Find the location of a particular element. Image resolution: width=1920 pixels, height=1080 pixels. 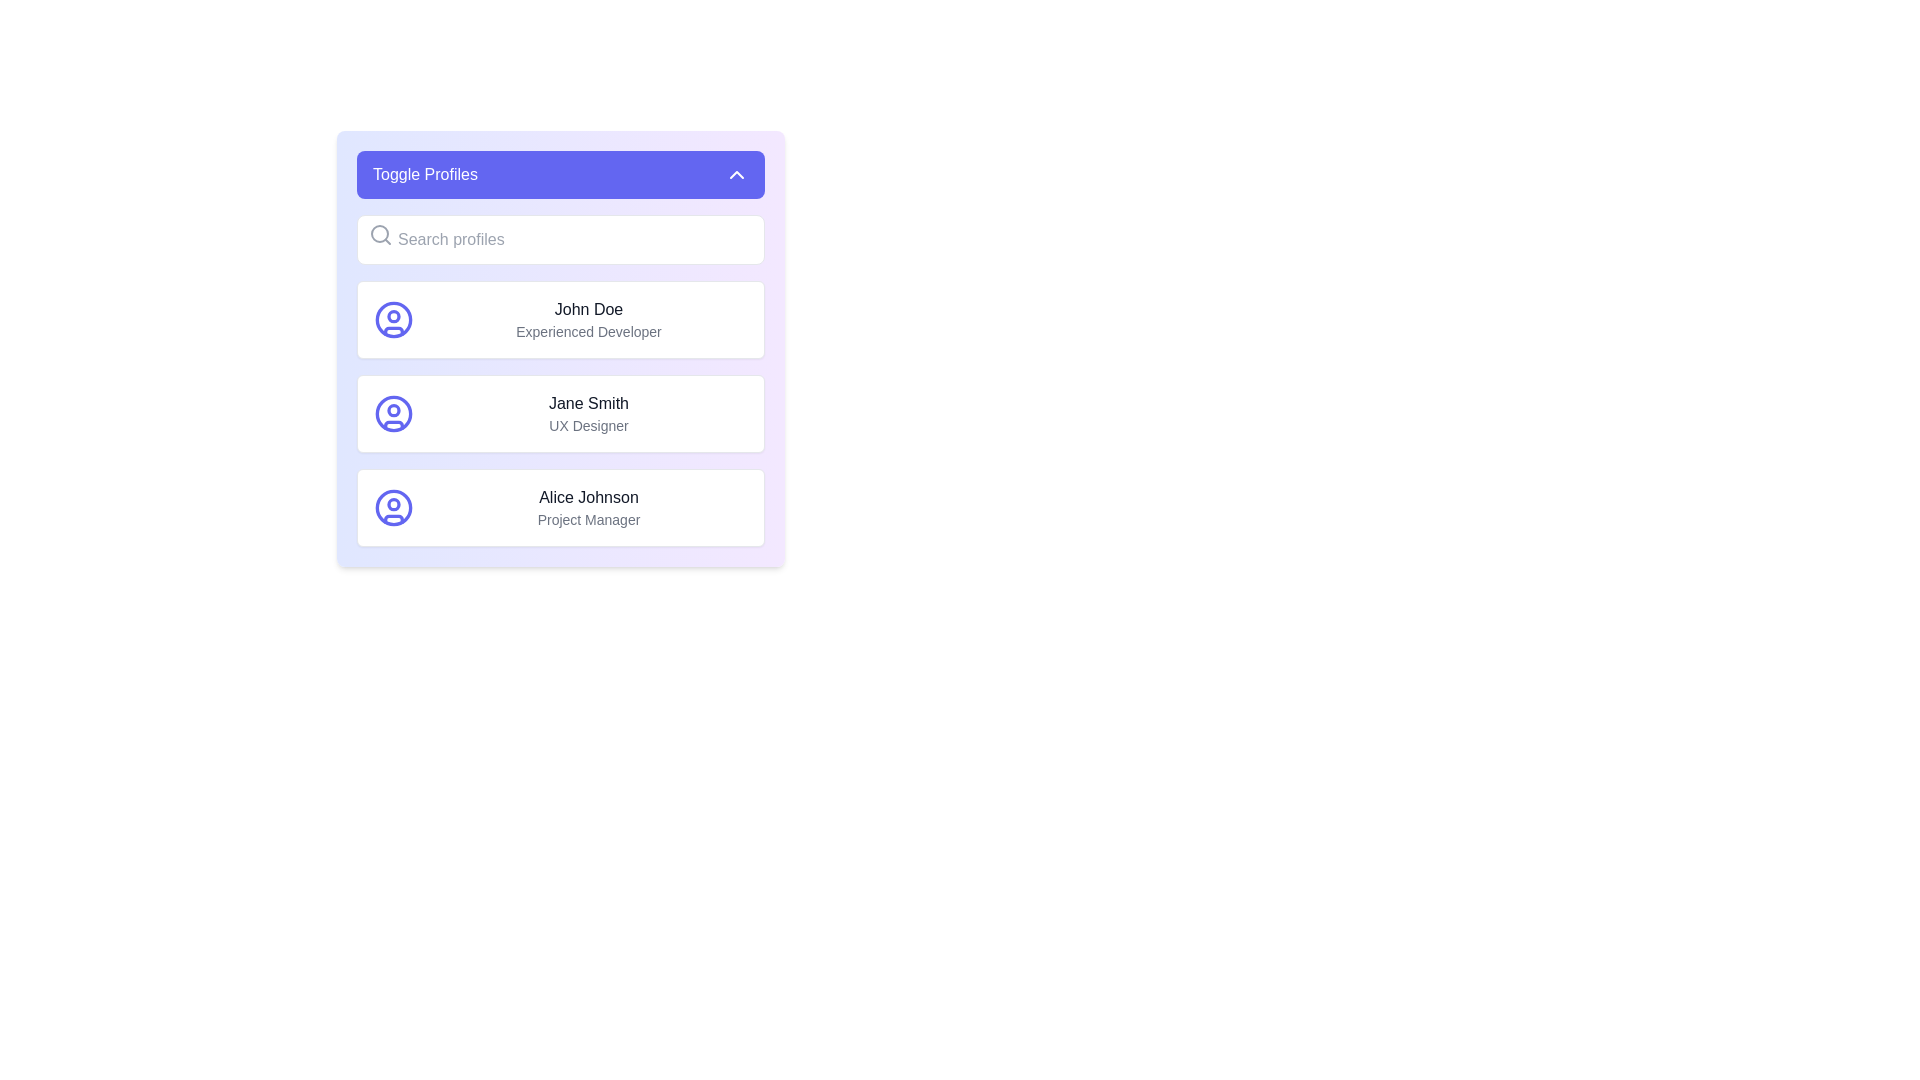

the descriptive label indicating the job title 'Project Manager' located beneath the name 'Alice Johnson' in the profile entry list is located at coordinates (588, 519).